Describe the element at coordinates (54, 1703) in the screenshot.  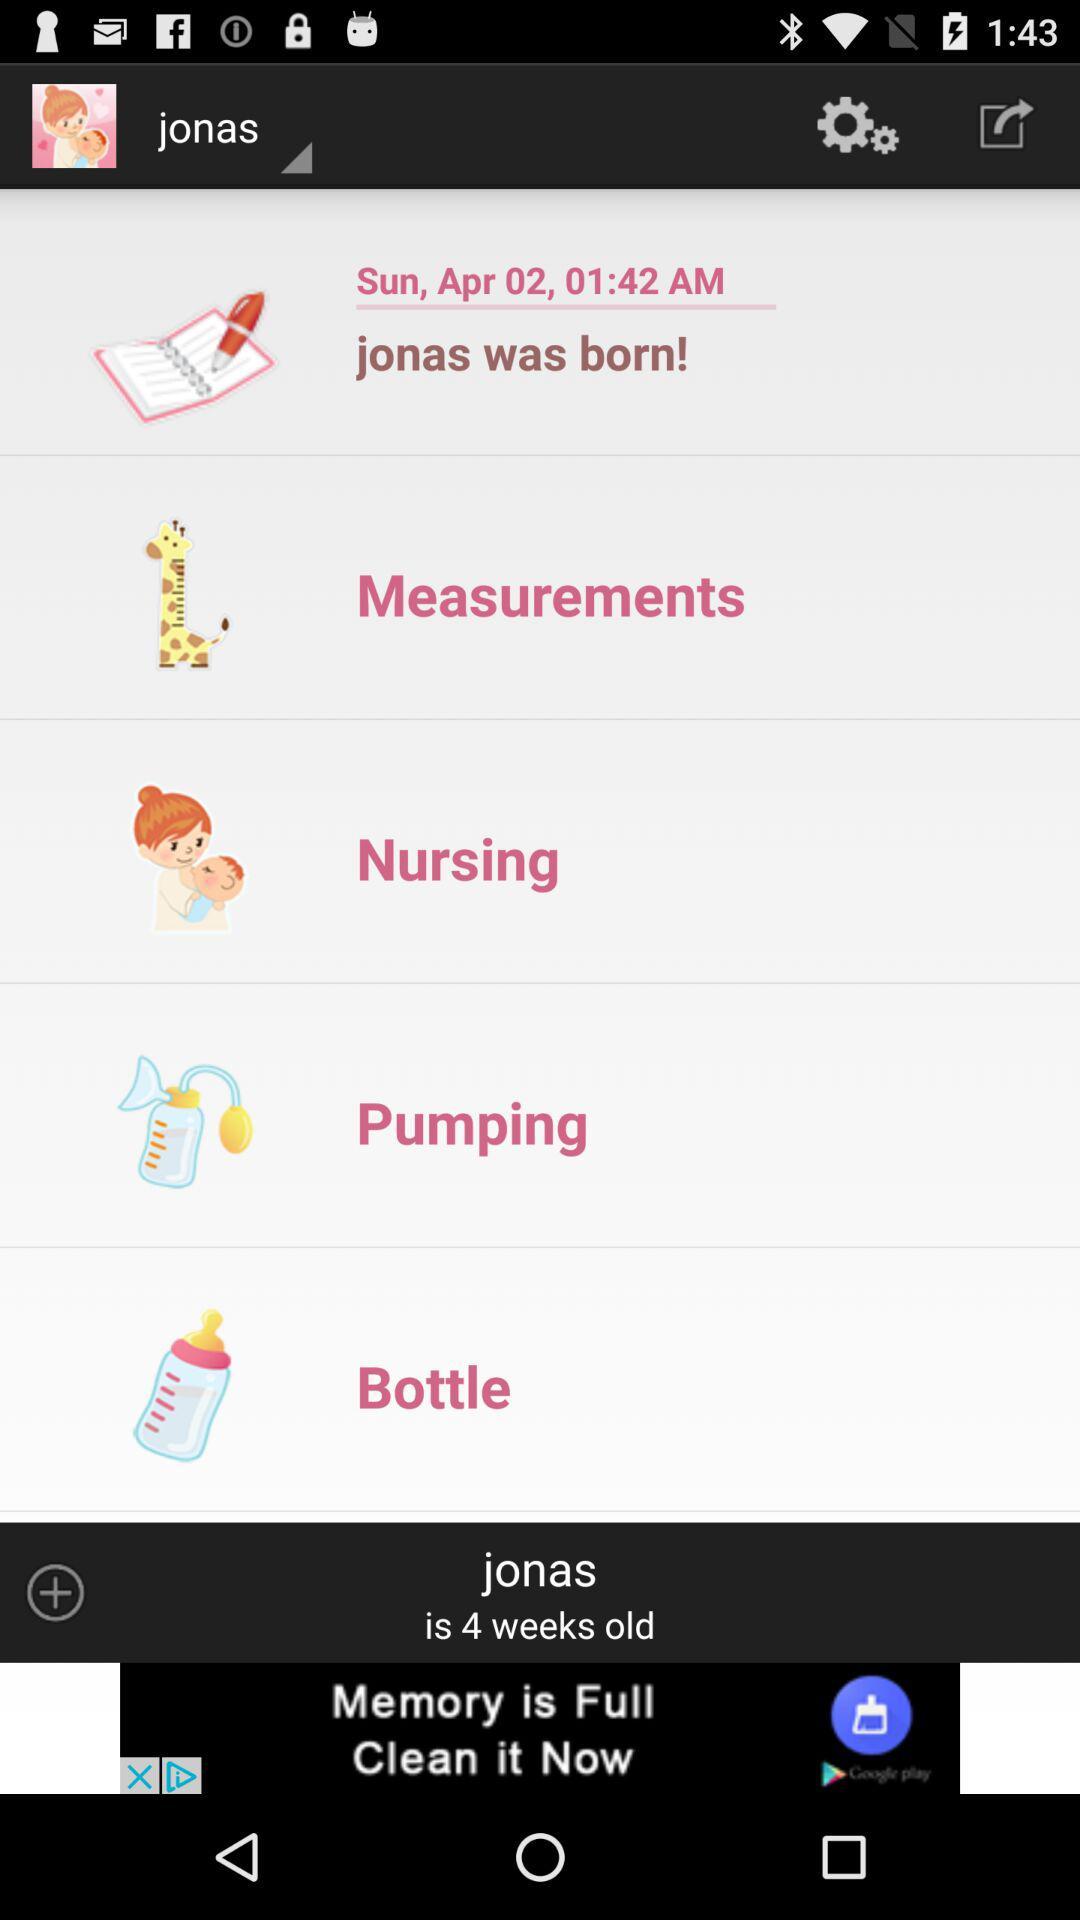
I see `the add icon` at that location.